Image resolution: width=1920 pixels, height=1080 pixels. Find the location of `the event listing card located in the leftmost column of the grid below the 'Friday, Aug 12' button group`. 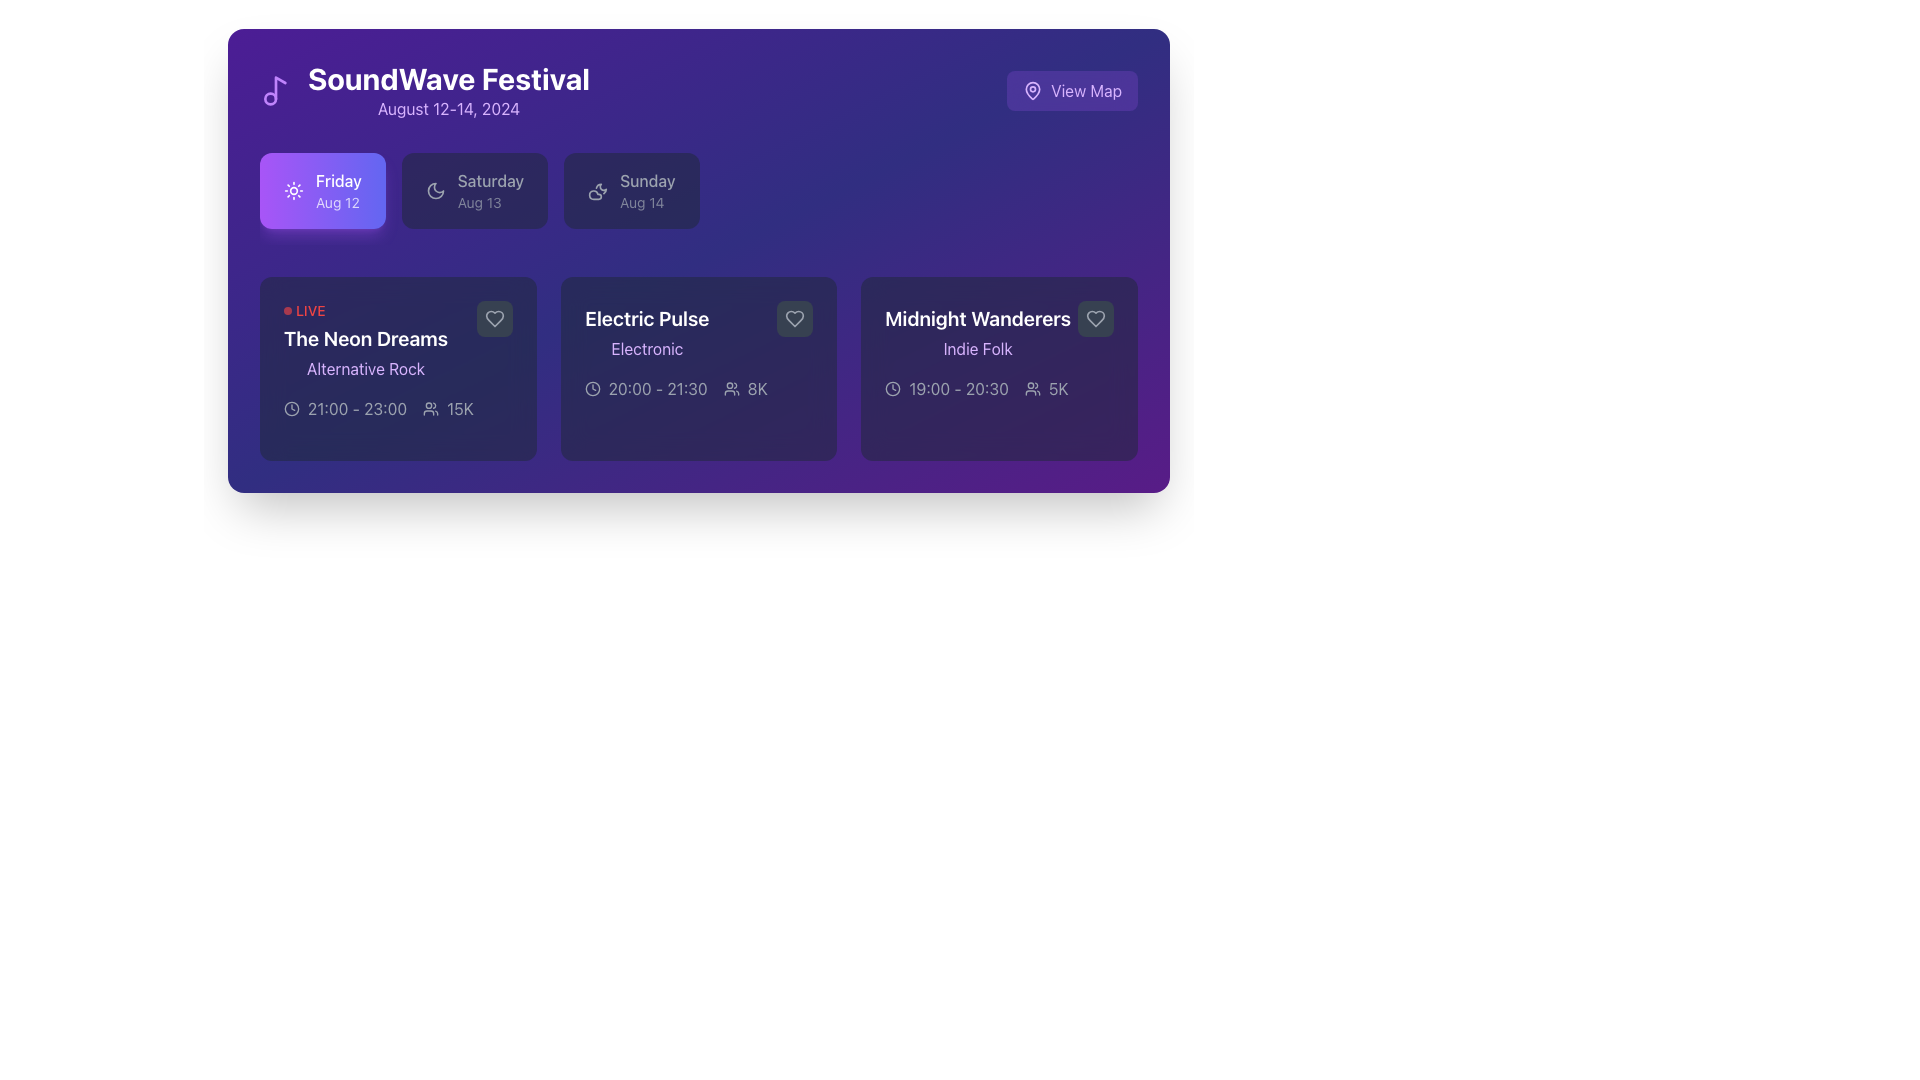

the event listing card located in the leftmost column of the grid below the 'Friday, Aug 12' button group is located at coordinates (398, 369).